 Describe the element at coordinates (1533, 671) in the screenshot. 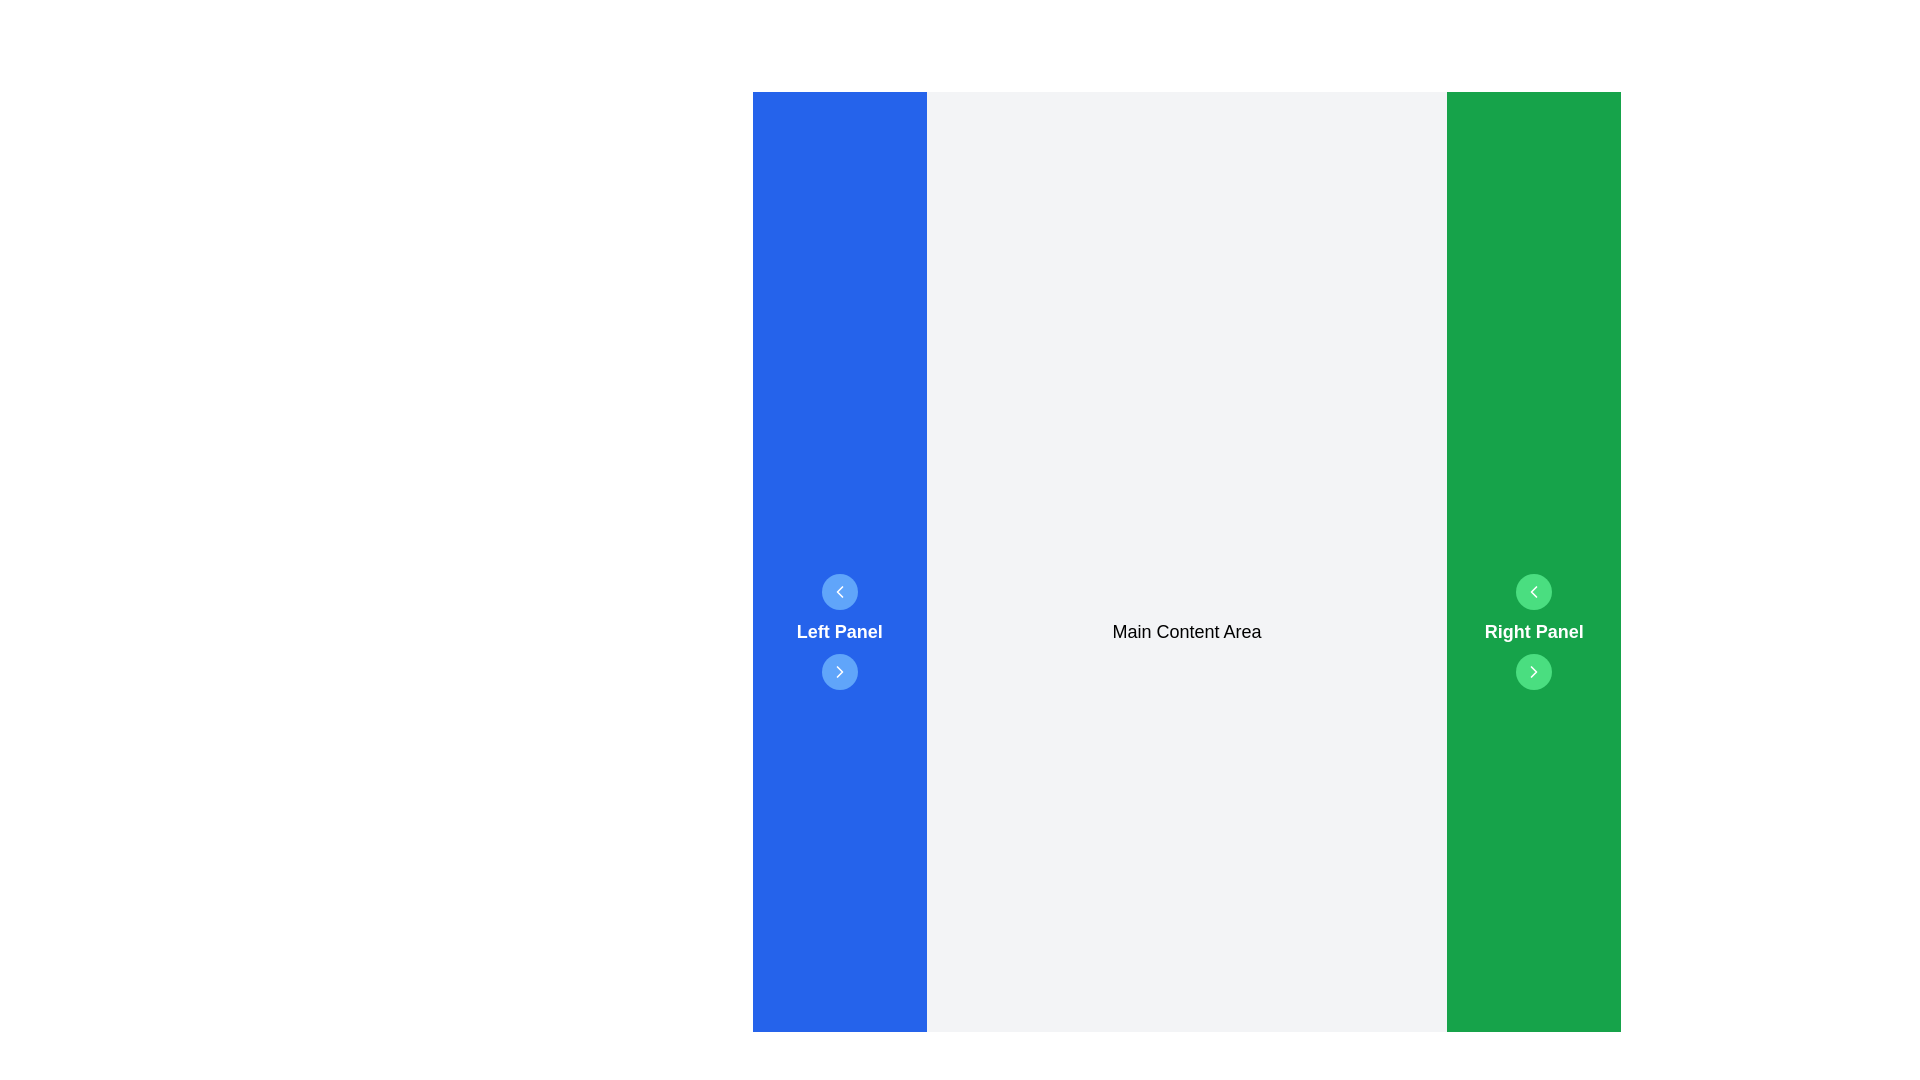

I see `the green circular button with a right-arrow icon located in the Right Panel` at that location.